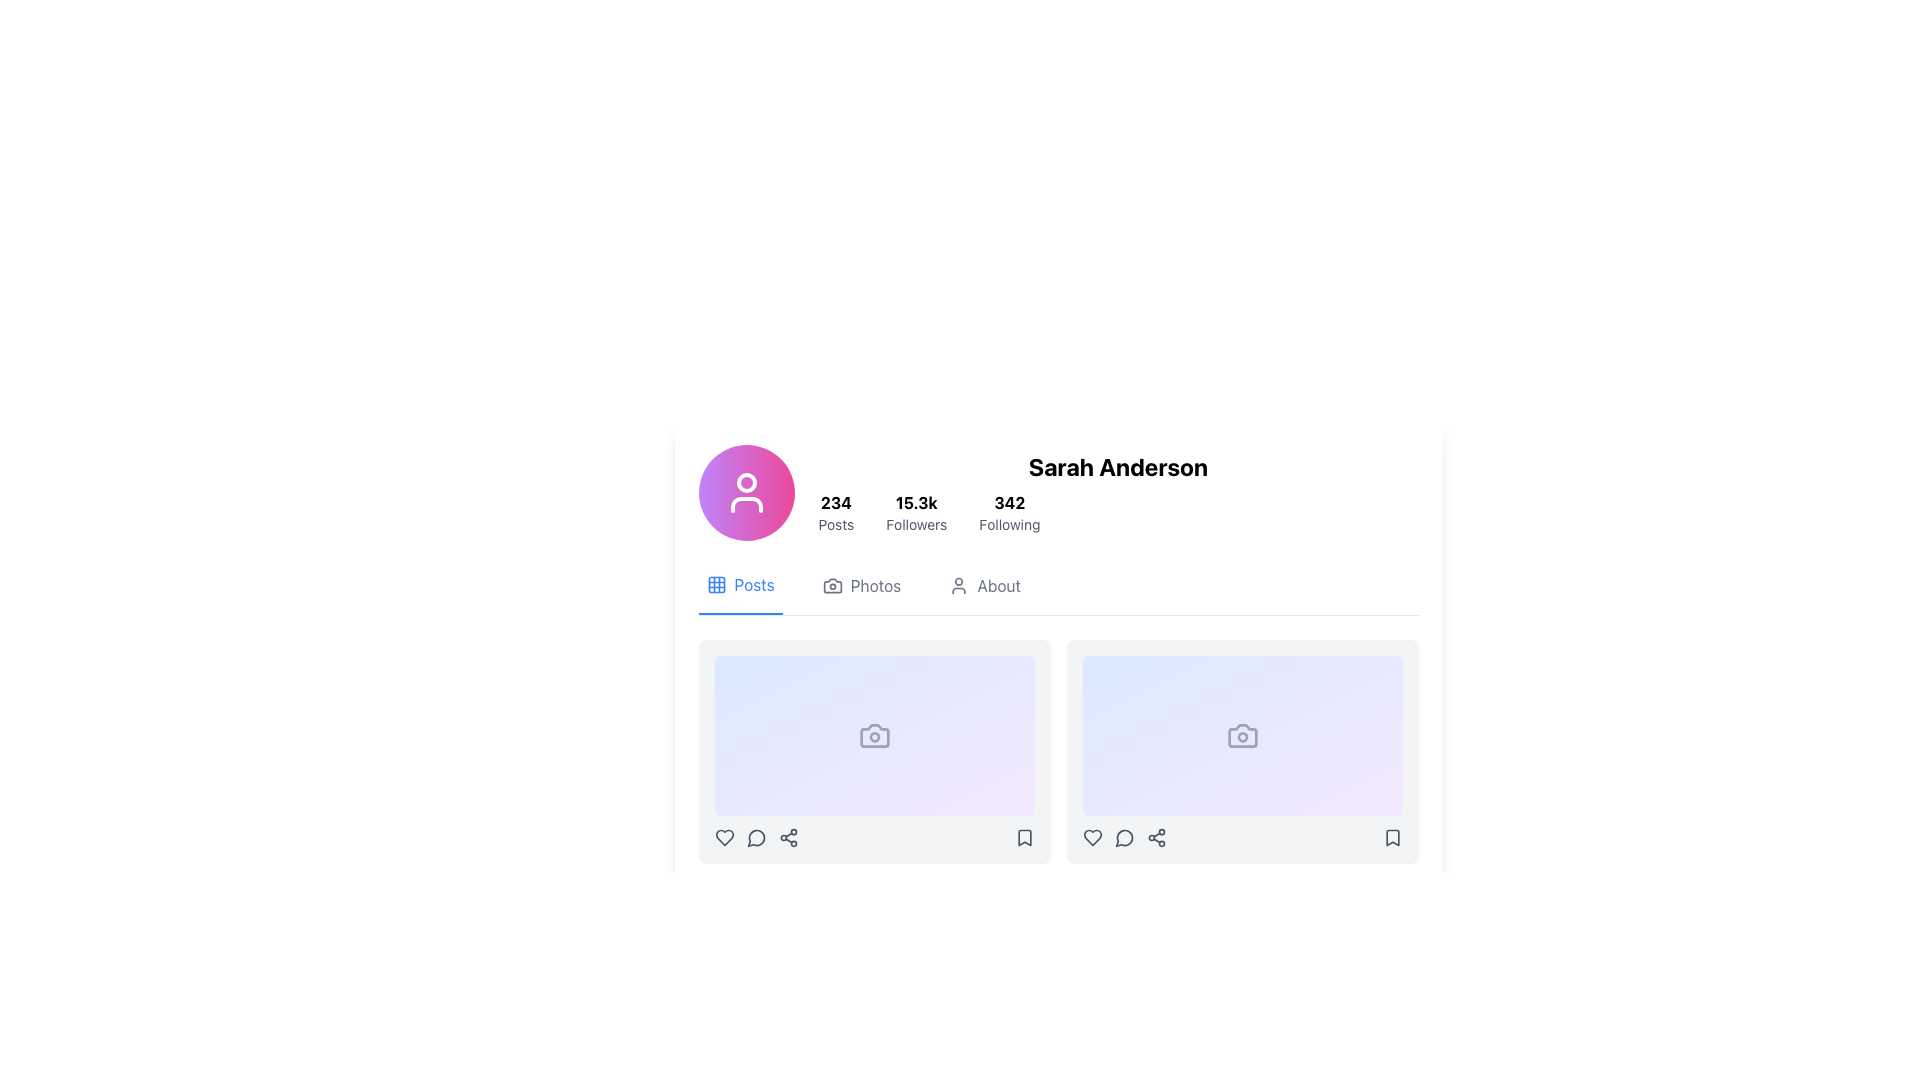  What do you see at coordinates (915, 523) in the screenshot?
I see `the 'Followers' text label displayed in small gray font, located beneath the bold number '15.3k' in the Followers section of the interface` at bounding box center [915, 523].